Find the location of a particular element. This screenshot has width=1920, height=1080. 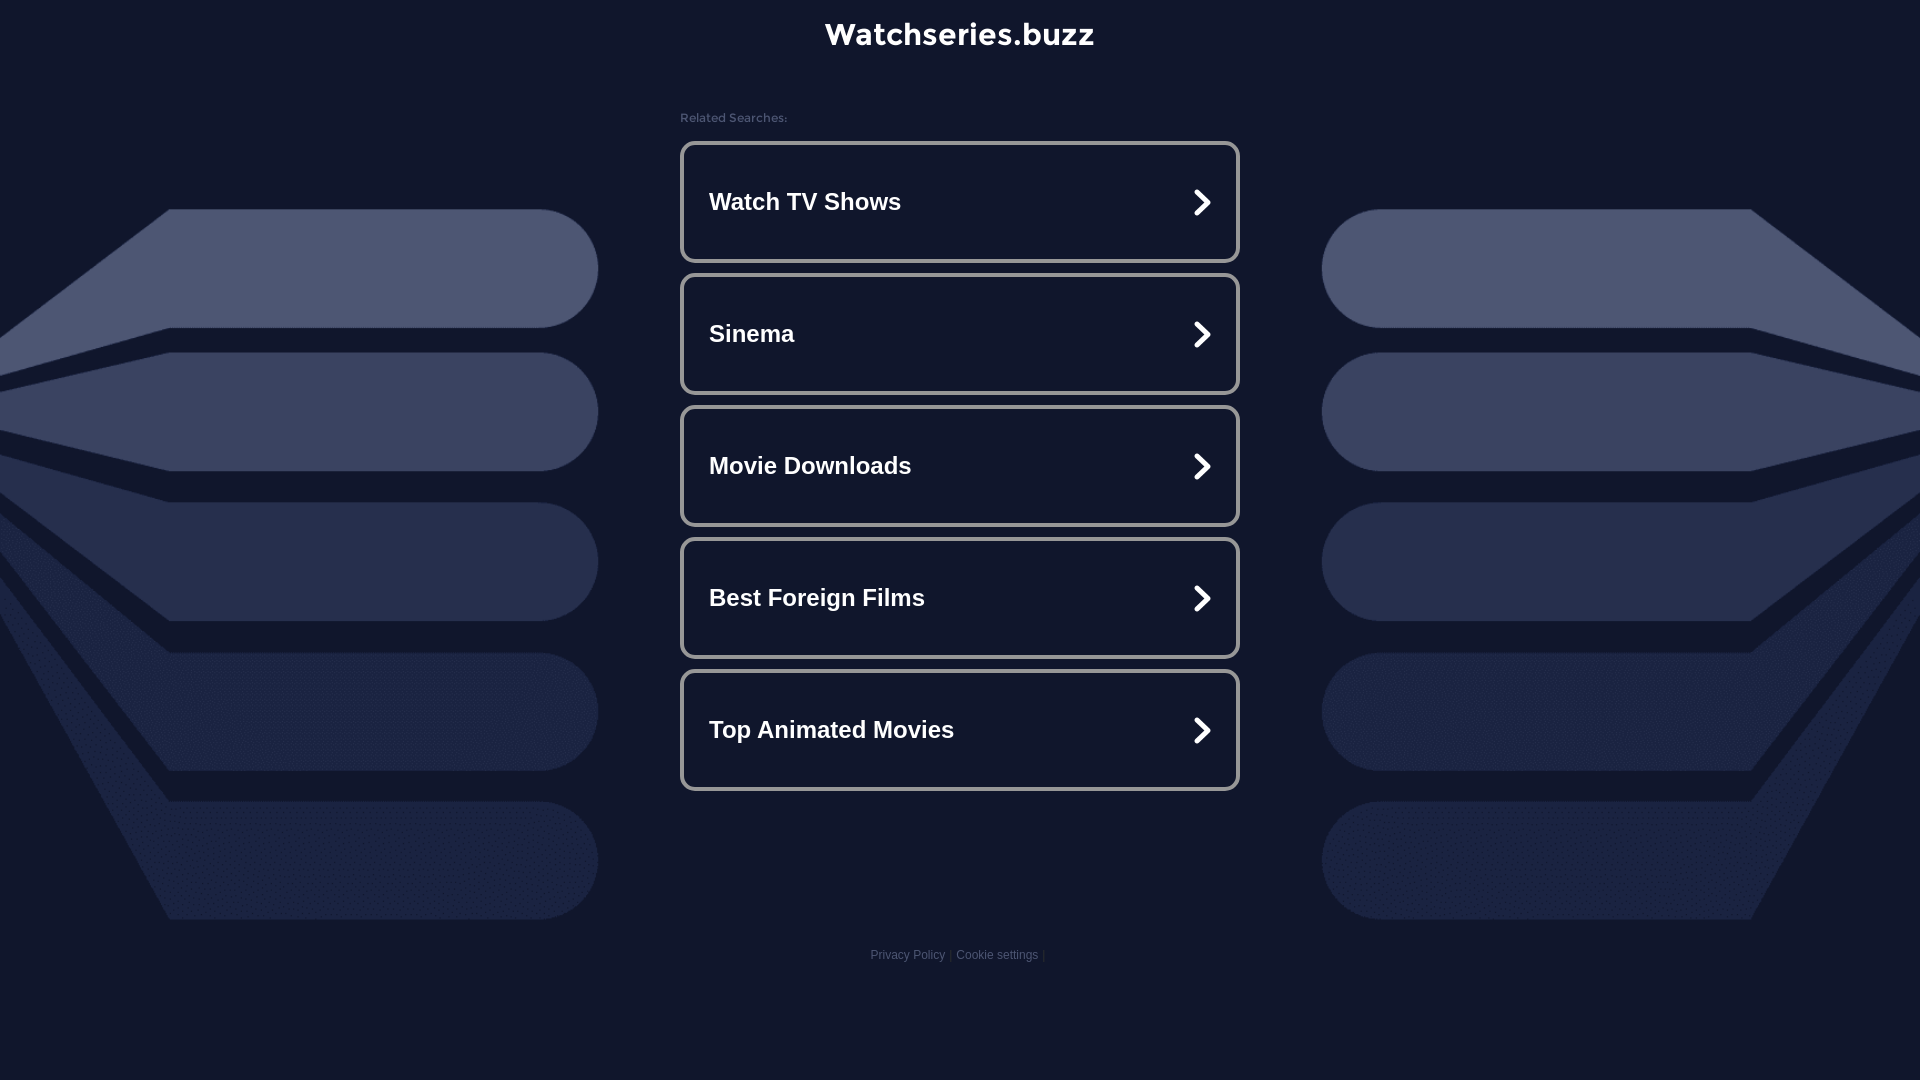

'Cookie settings' is located at coordinates (997, 954).